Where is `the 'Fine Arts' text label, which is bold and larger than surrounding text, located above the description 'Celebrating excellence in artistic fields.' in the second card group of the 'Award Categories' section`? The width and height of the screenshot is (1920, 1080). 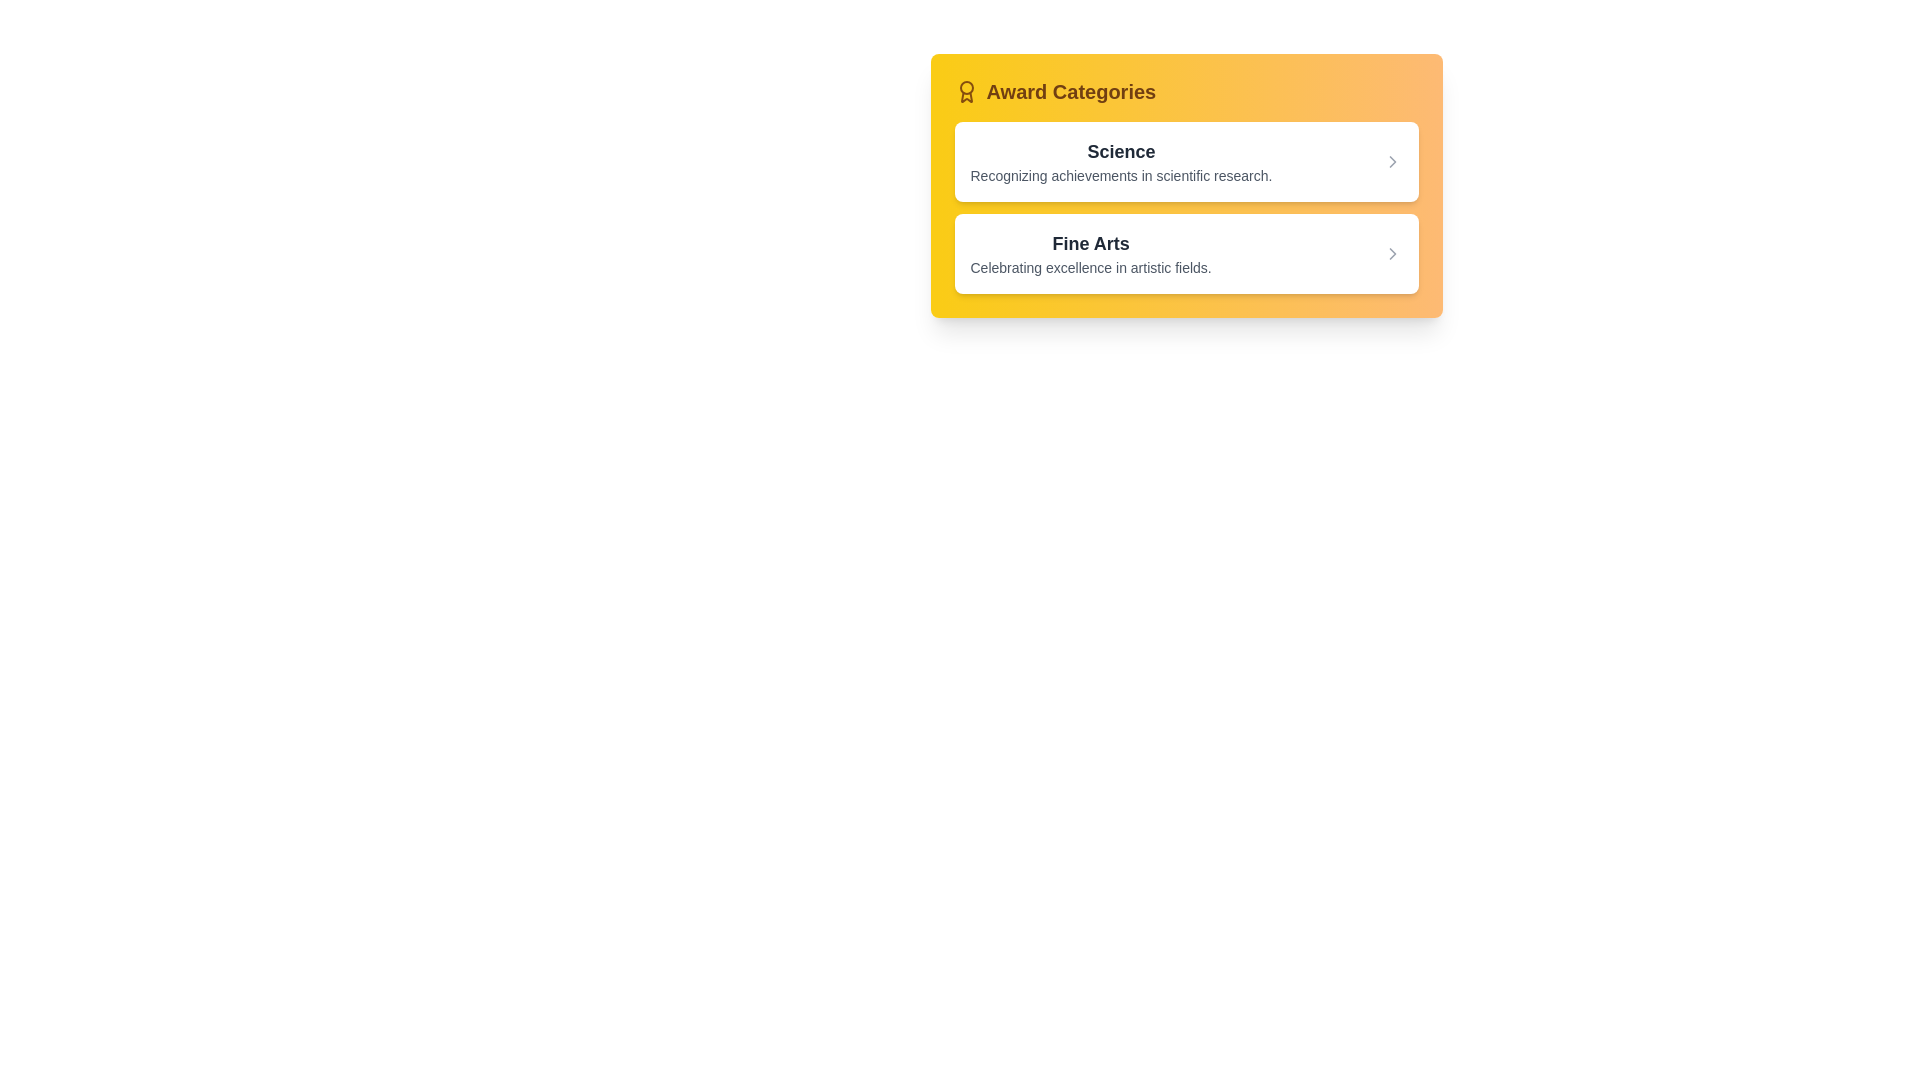
the 'Fine Arts' text label, which is bold and larger than surrounding text, located above the description 'Celebrating excellence in artistic fields.' in the second card group of the 'Award Categories' section is located at coordinates (1090, 242).